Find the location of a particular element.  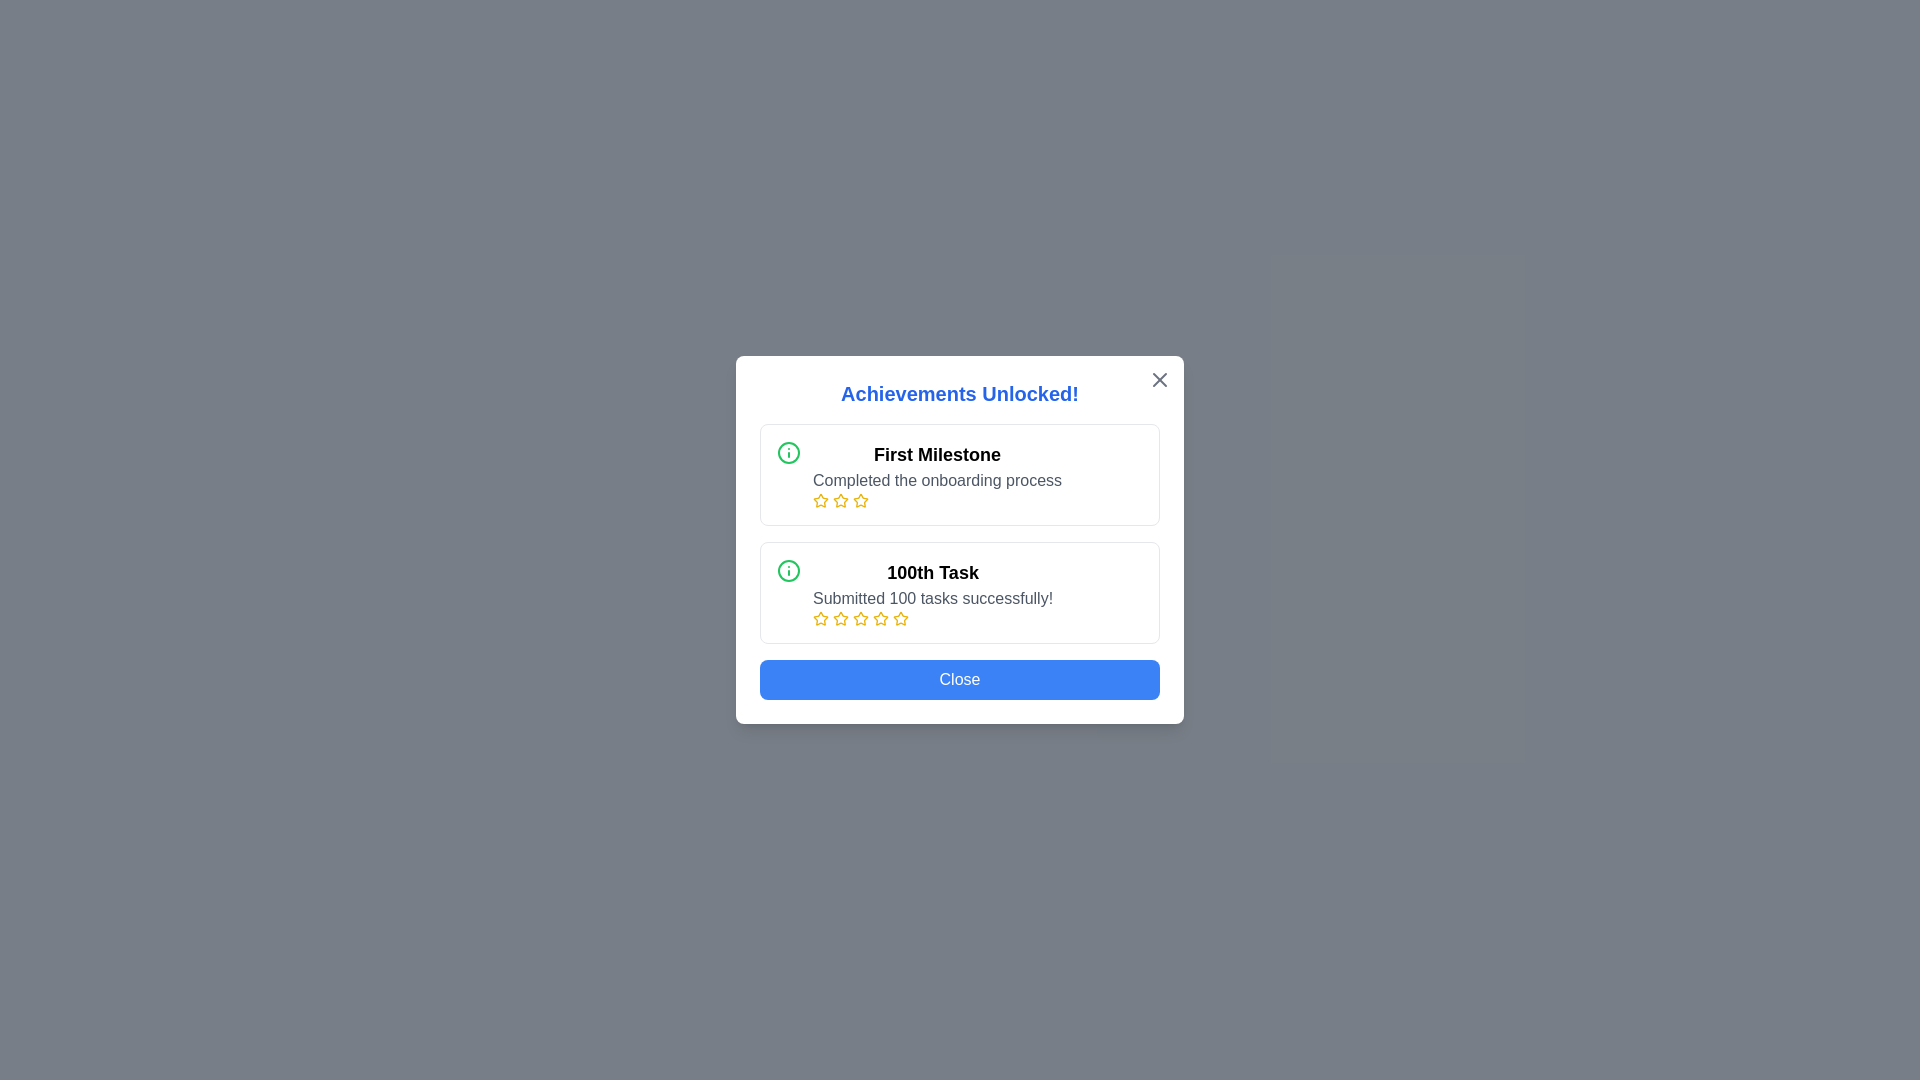

the 'X' shaped close button located is located at coordinates (1160, 380).